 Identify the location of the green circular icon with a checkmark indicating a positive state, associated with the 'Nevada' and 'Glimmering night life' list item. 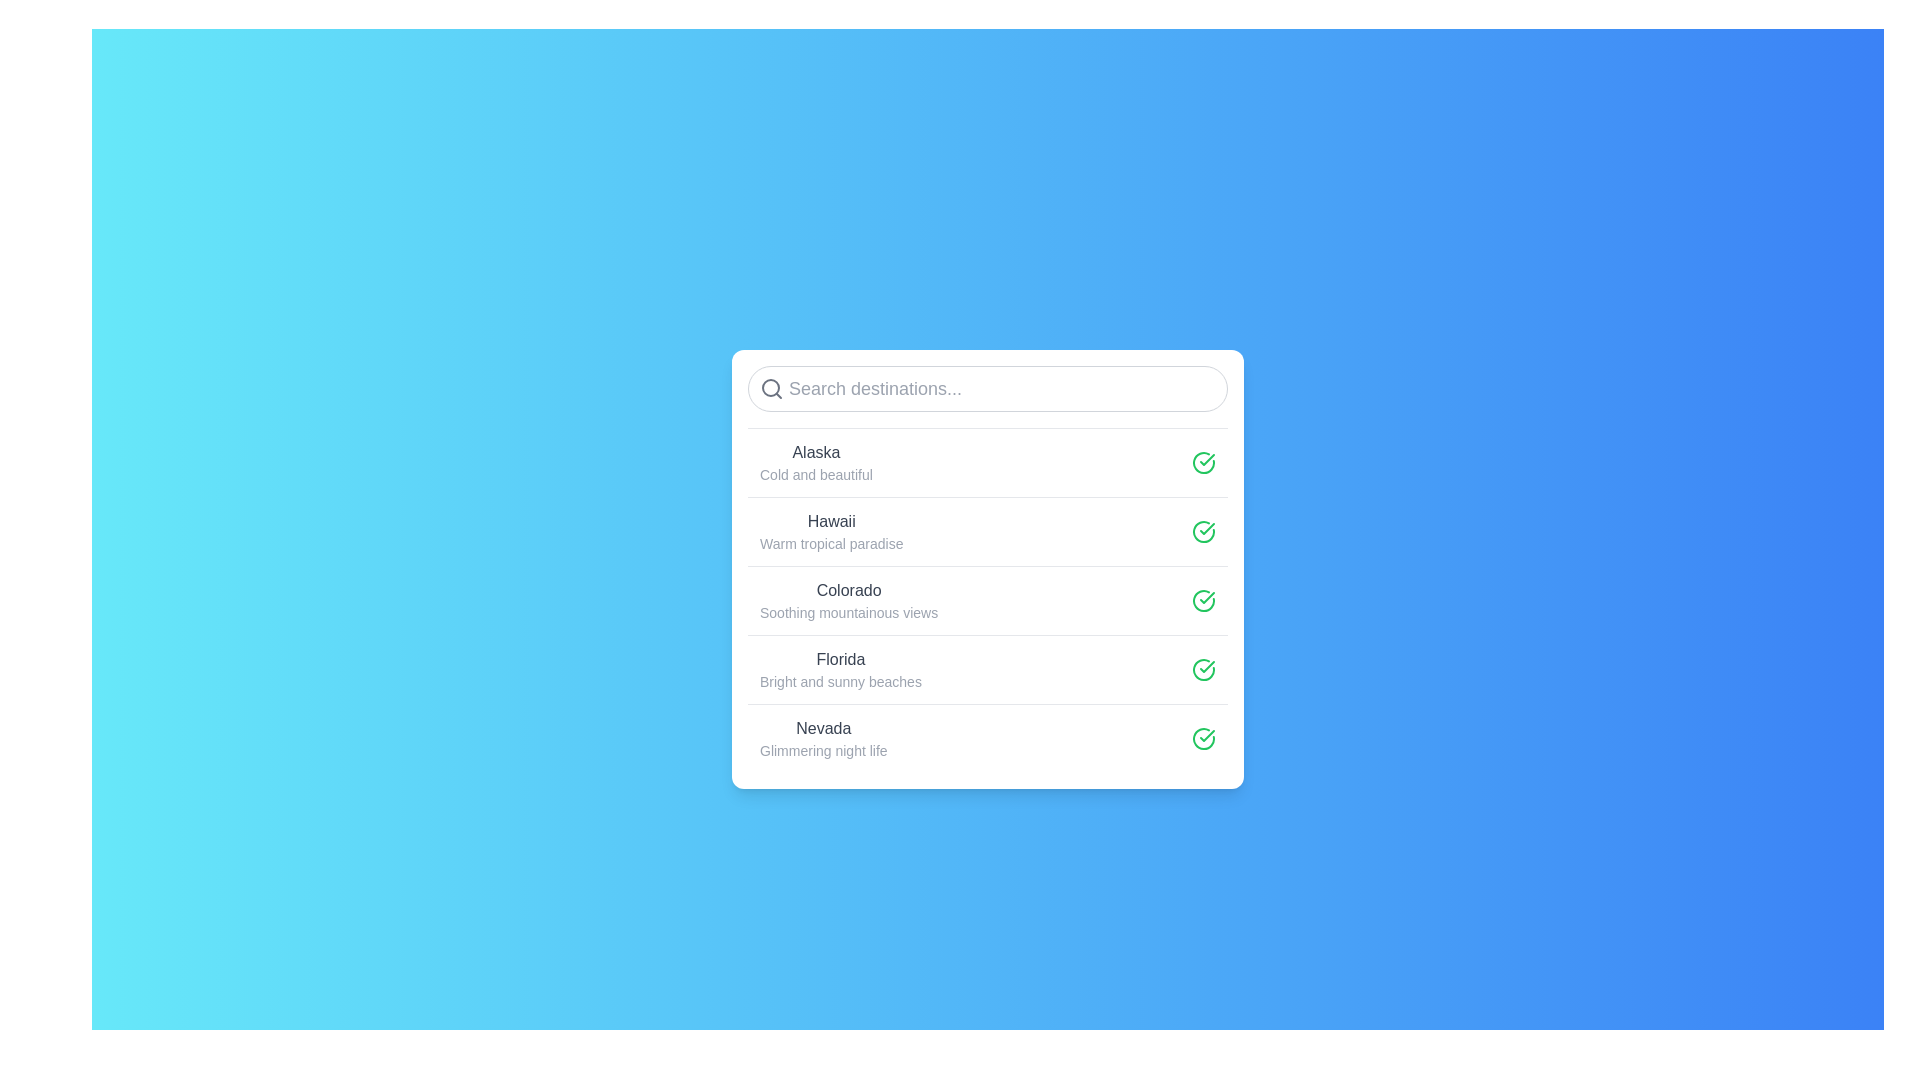
(1203, 737).